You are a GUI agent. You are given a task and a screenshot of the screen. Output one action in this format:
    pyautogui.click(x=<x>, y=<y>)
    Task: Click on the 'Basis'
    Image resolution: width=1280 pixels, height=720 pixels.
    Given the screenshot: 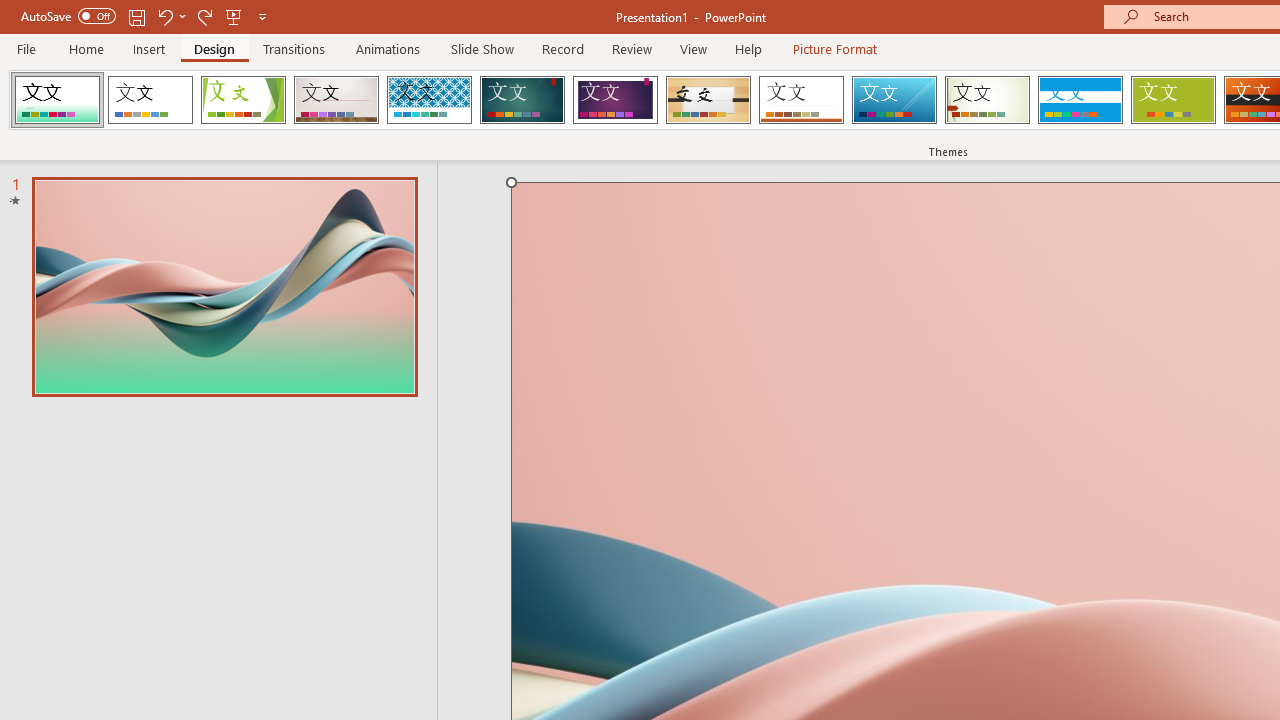 What is the action you would take?
    pyautogui.click(x=1173, y=100)
    